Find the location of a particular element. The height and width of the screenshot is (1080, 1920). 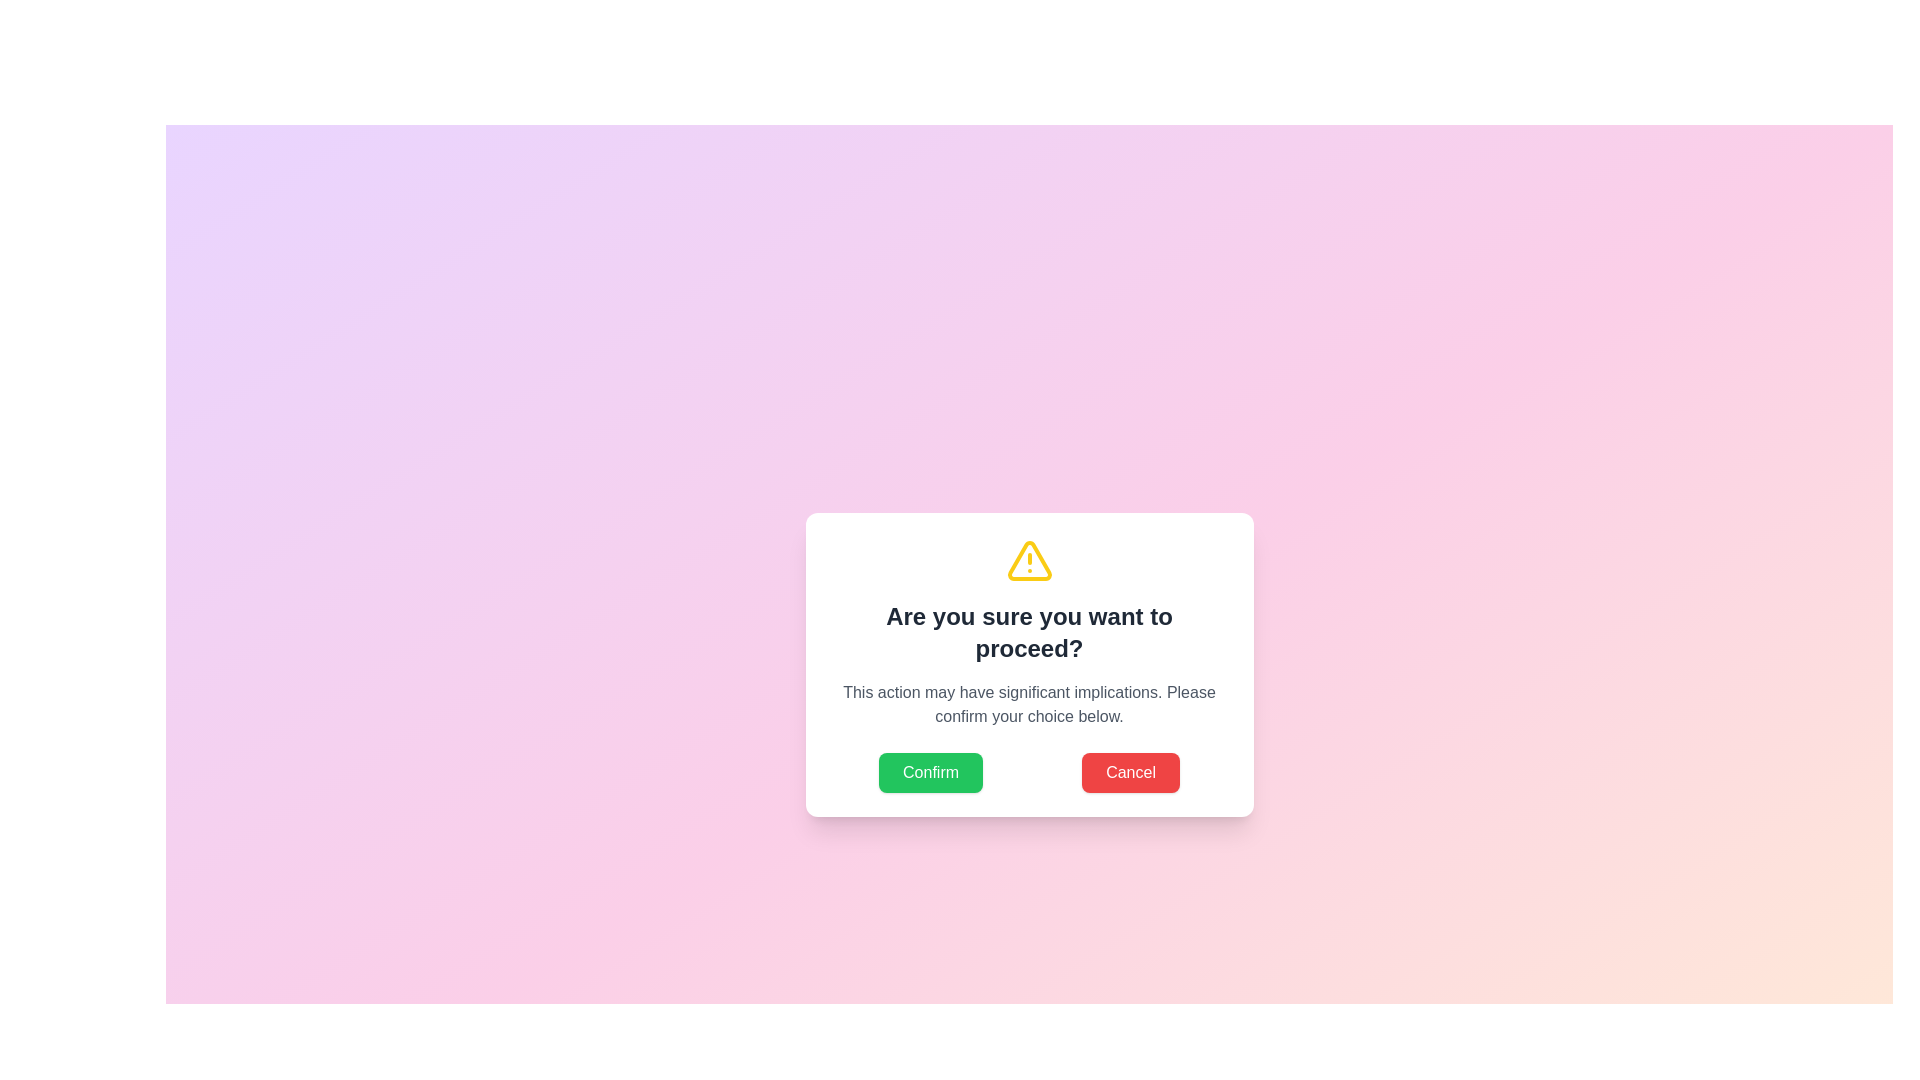

the yellow triangular warning icon with a black outline and an exclamation mark, which is located at the top of the dialog box above the message 'Are you sure you want to proceed?' is located at coordinates (1029, 560).